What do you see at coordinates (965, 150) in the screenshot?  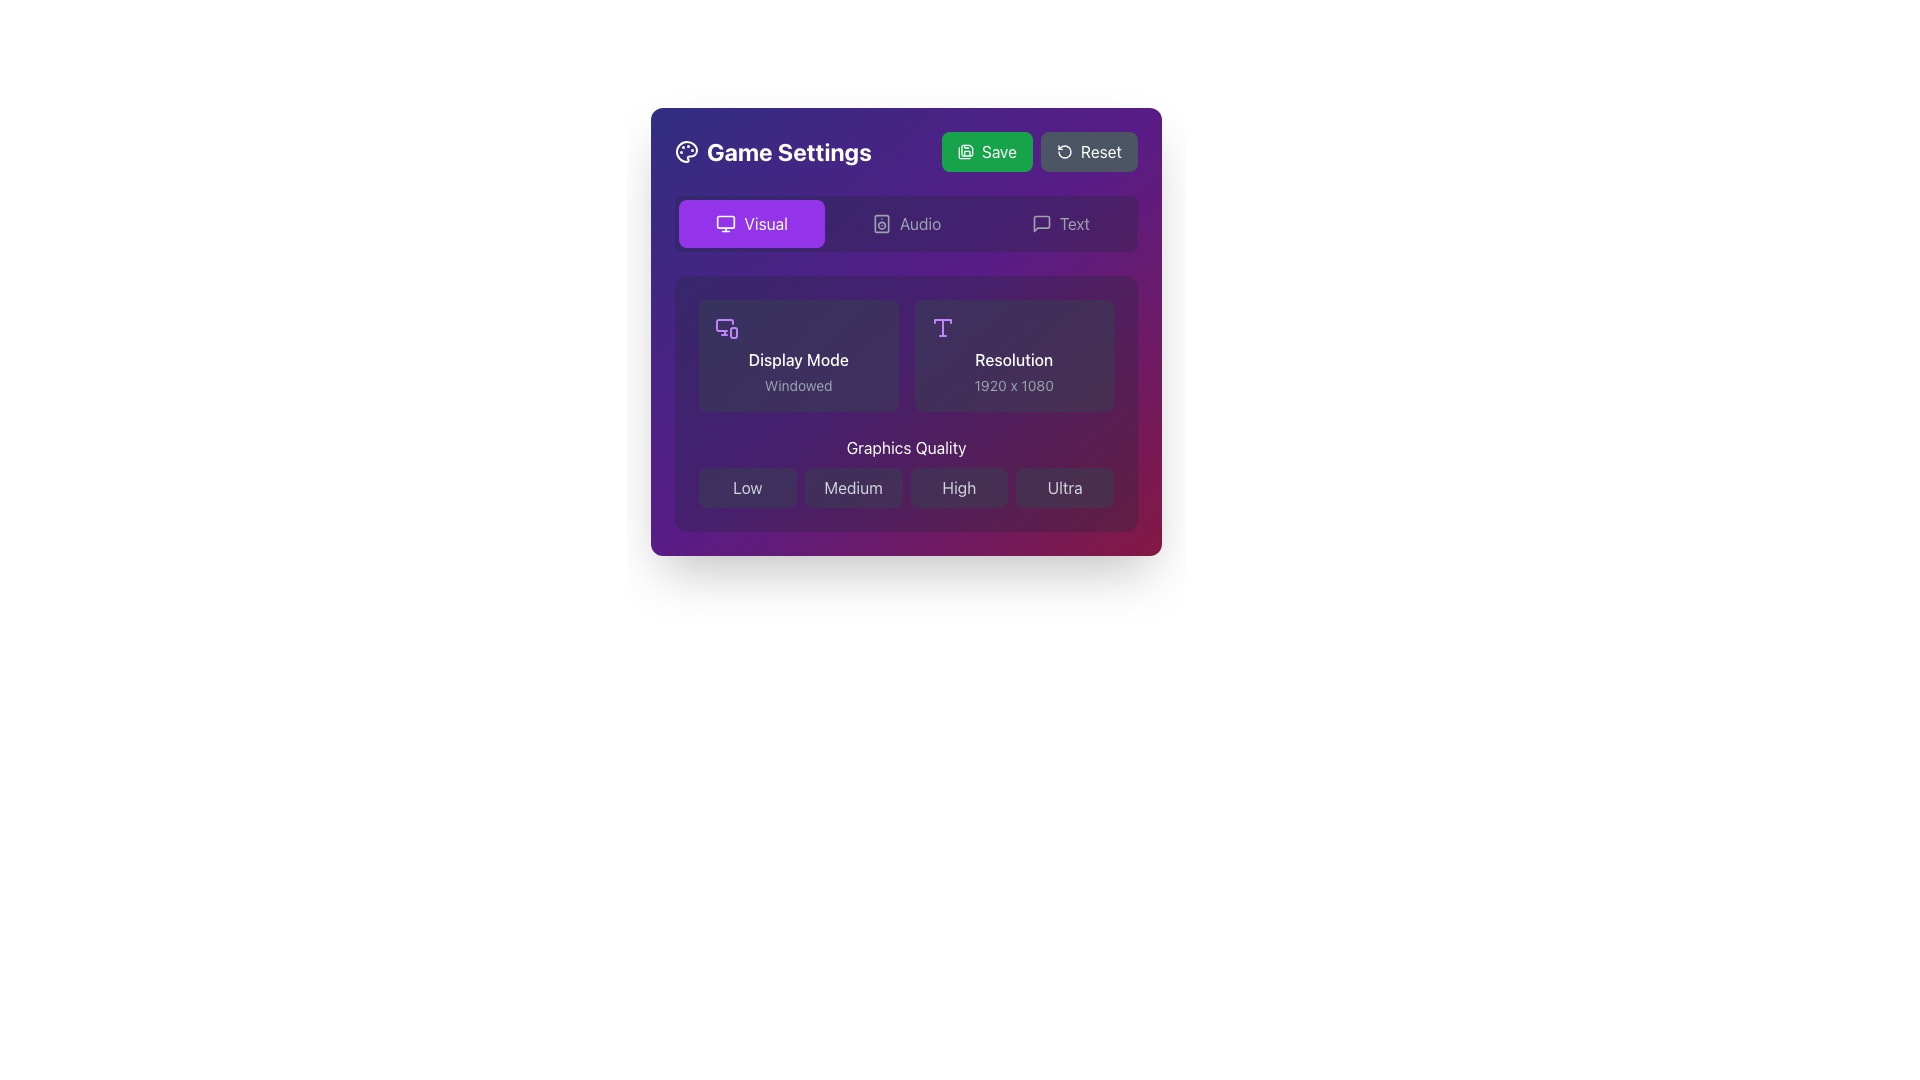 I see `the save icon, which has a green background and is located to the left of the 'Save' text` at bounding box center [965, 150].